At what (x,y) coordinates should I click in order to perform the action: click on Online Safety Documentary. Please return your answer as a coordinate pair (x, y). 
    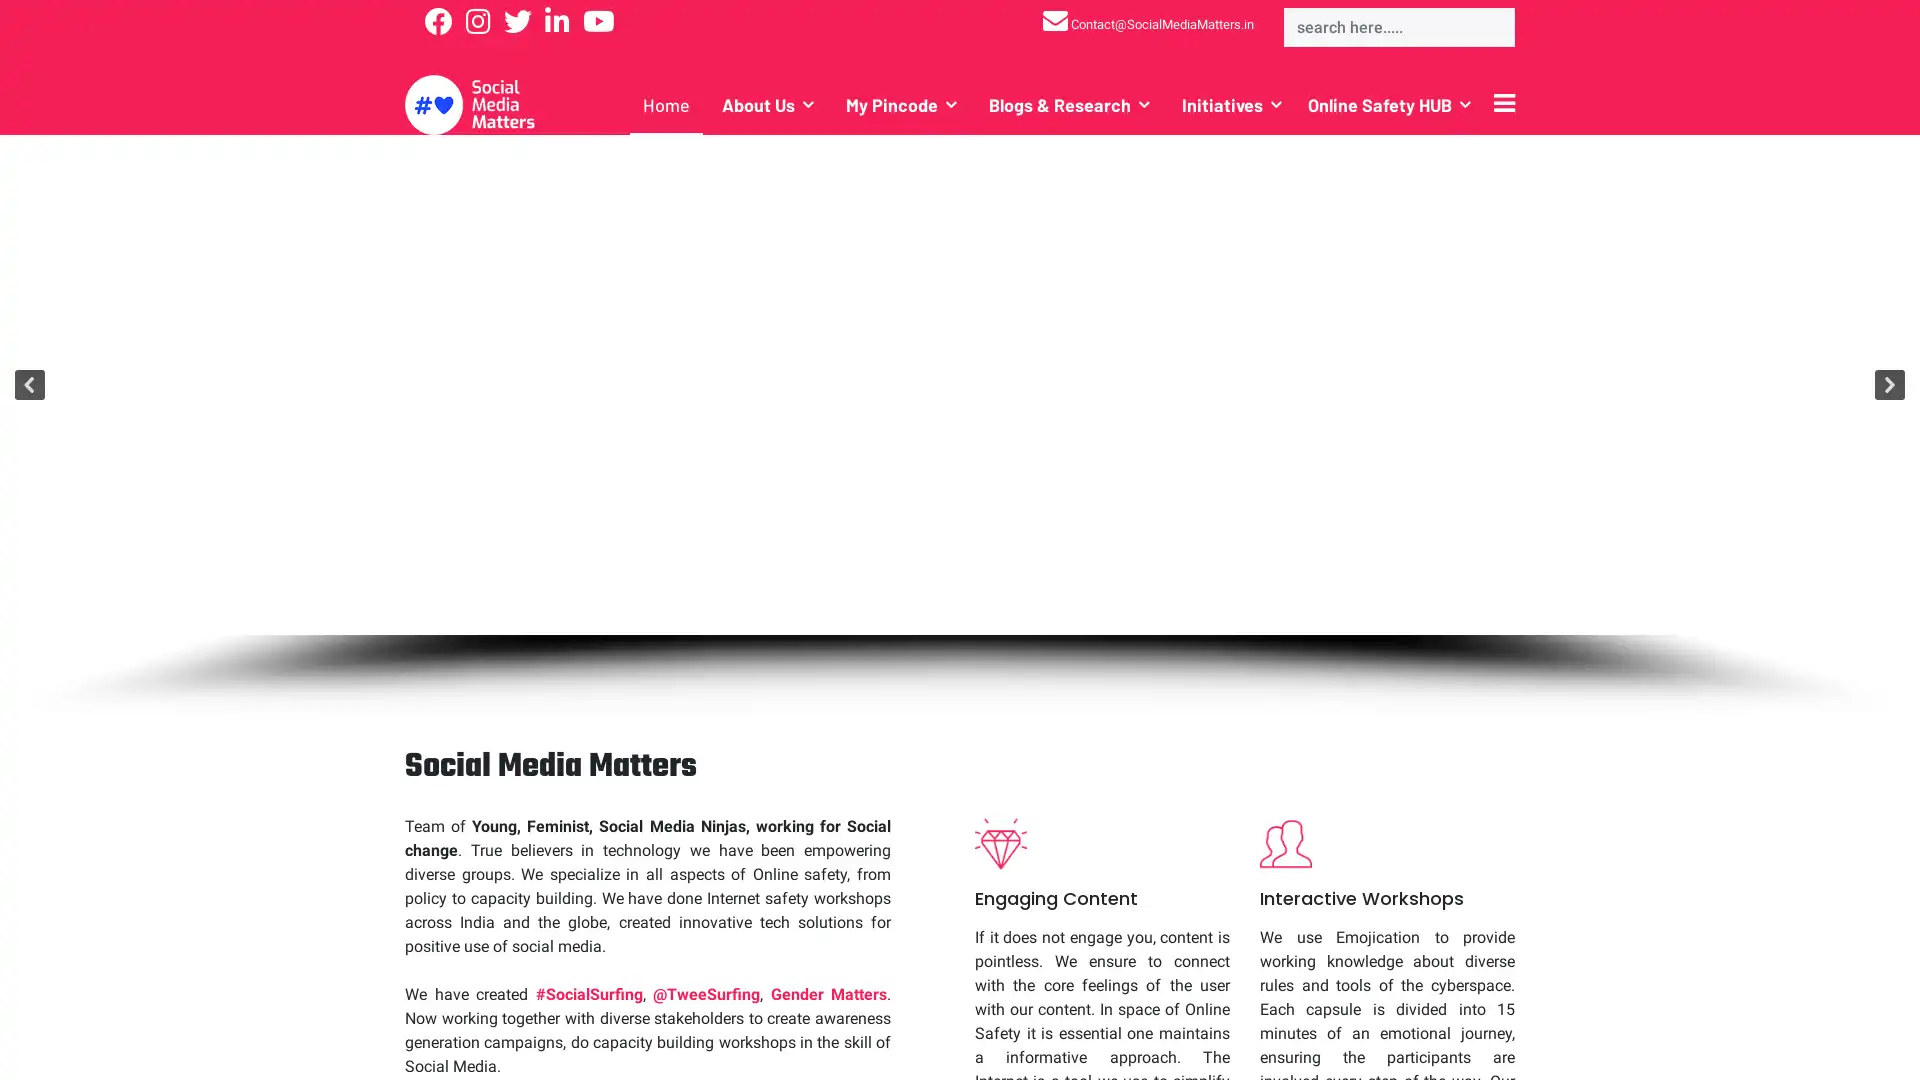
    Looking at the image, I should click on (1004, 615).